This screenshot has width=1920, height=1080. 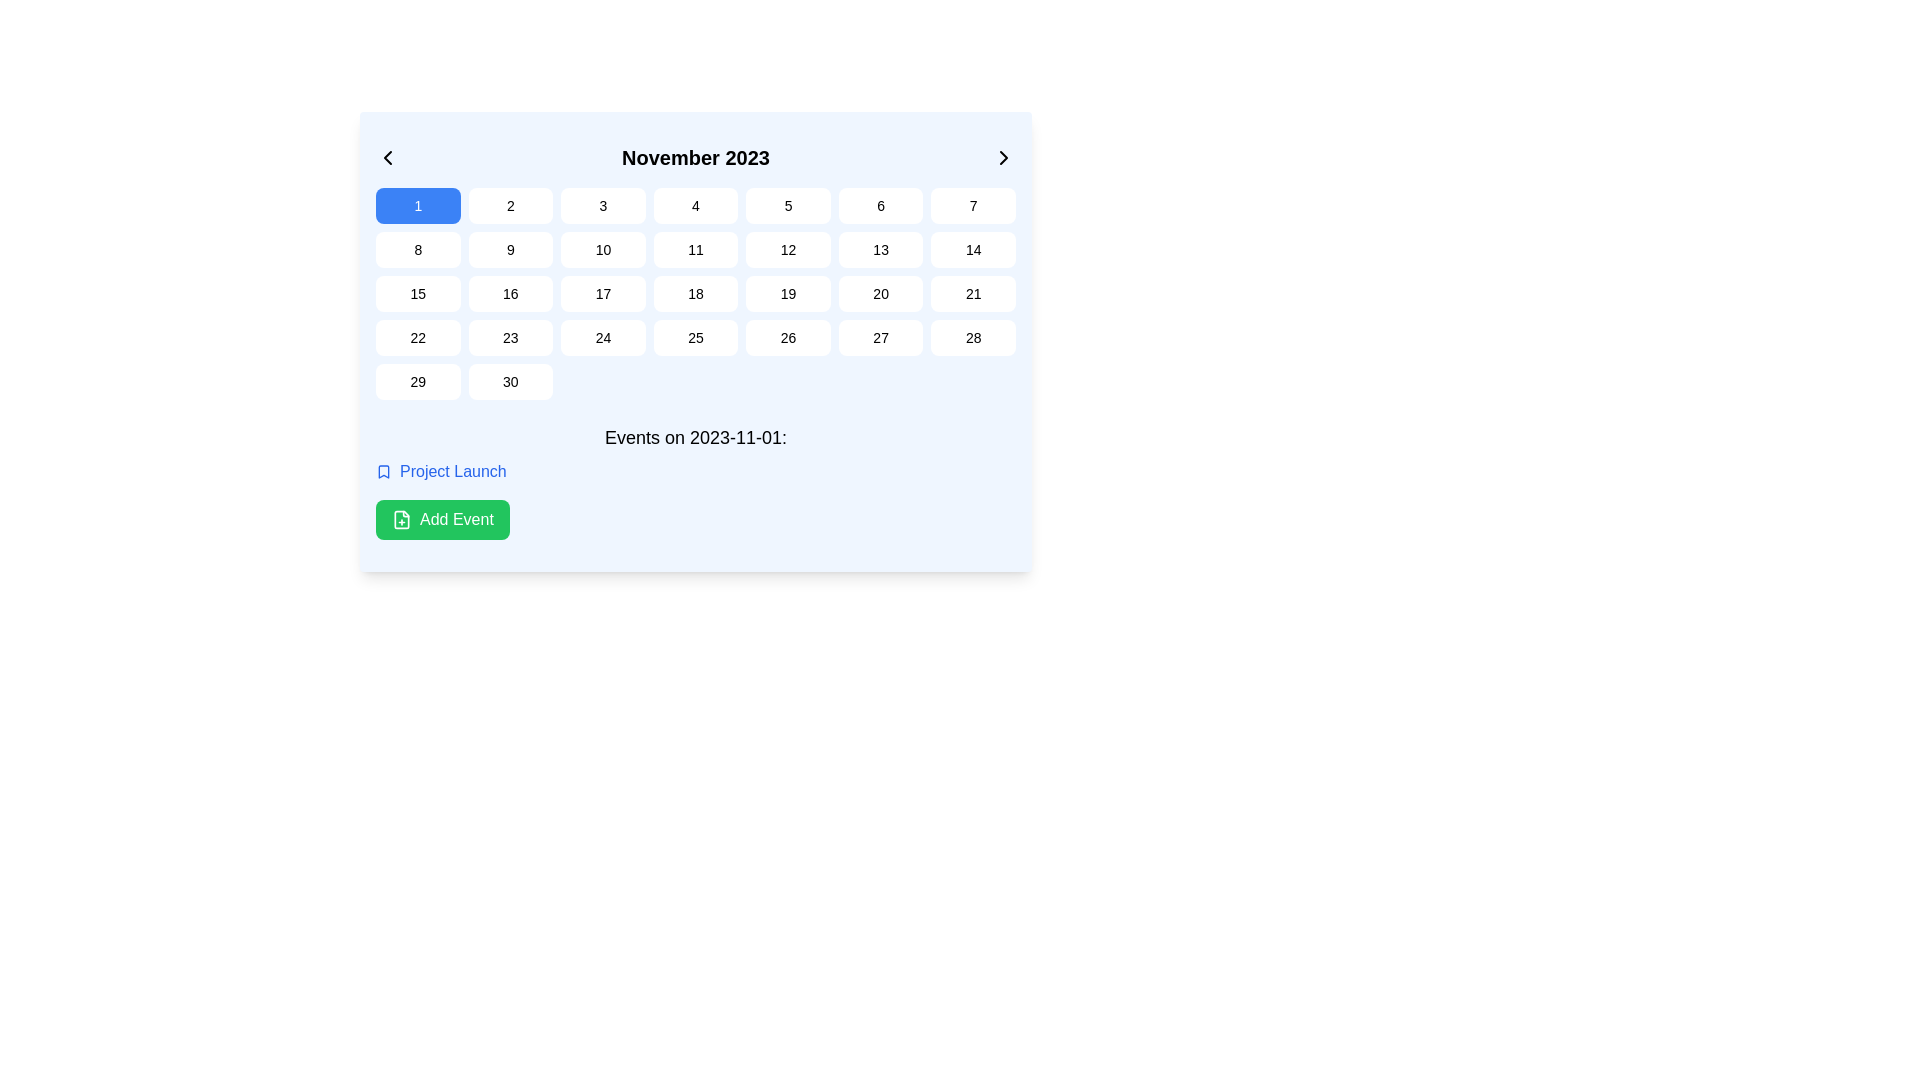 I want to click on the blue rectangular button with rounded corners displaying the number '1' in white at its center, so click(x=417, y=205).